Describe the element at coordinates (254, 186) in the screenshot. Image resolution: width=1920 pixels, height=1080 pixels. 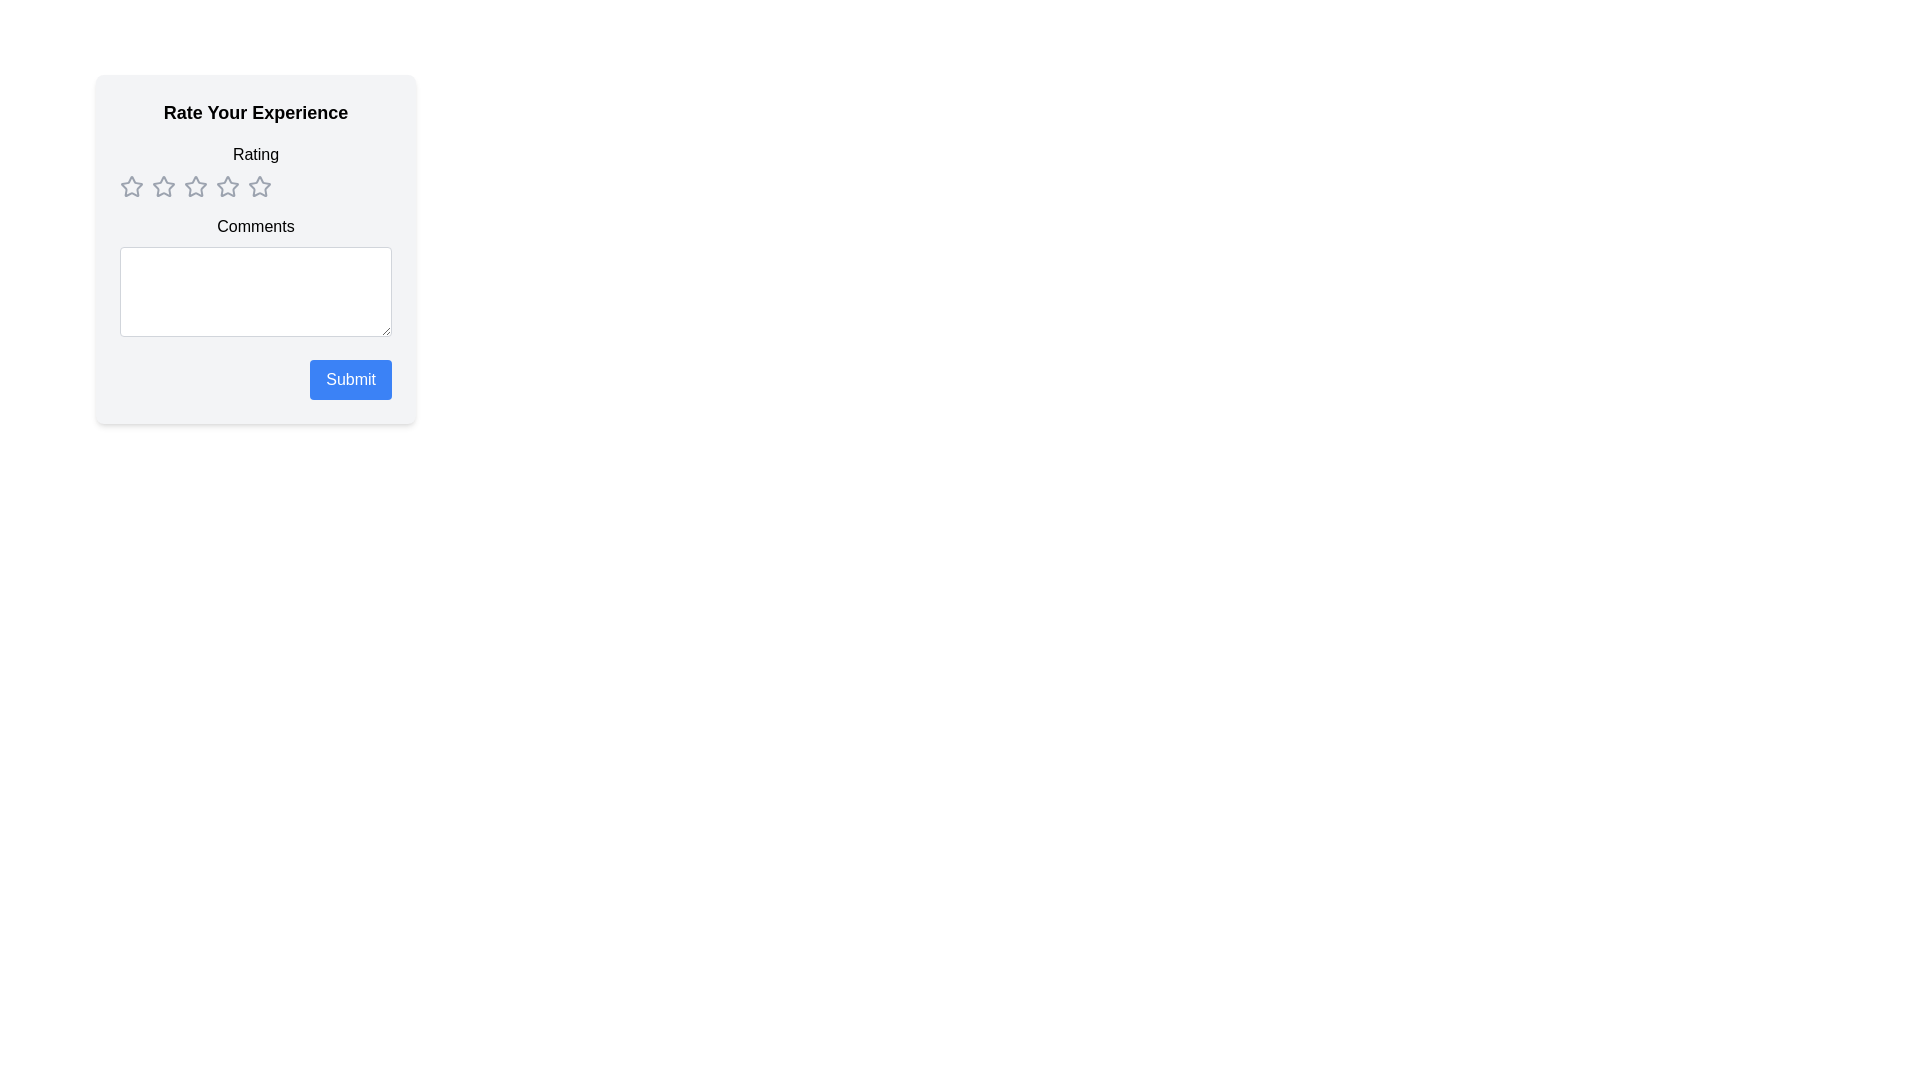
I see `the fourth clickable star icon in the horizontal row below the 'Rating' label` at that location.